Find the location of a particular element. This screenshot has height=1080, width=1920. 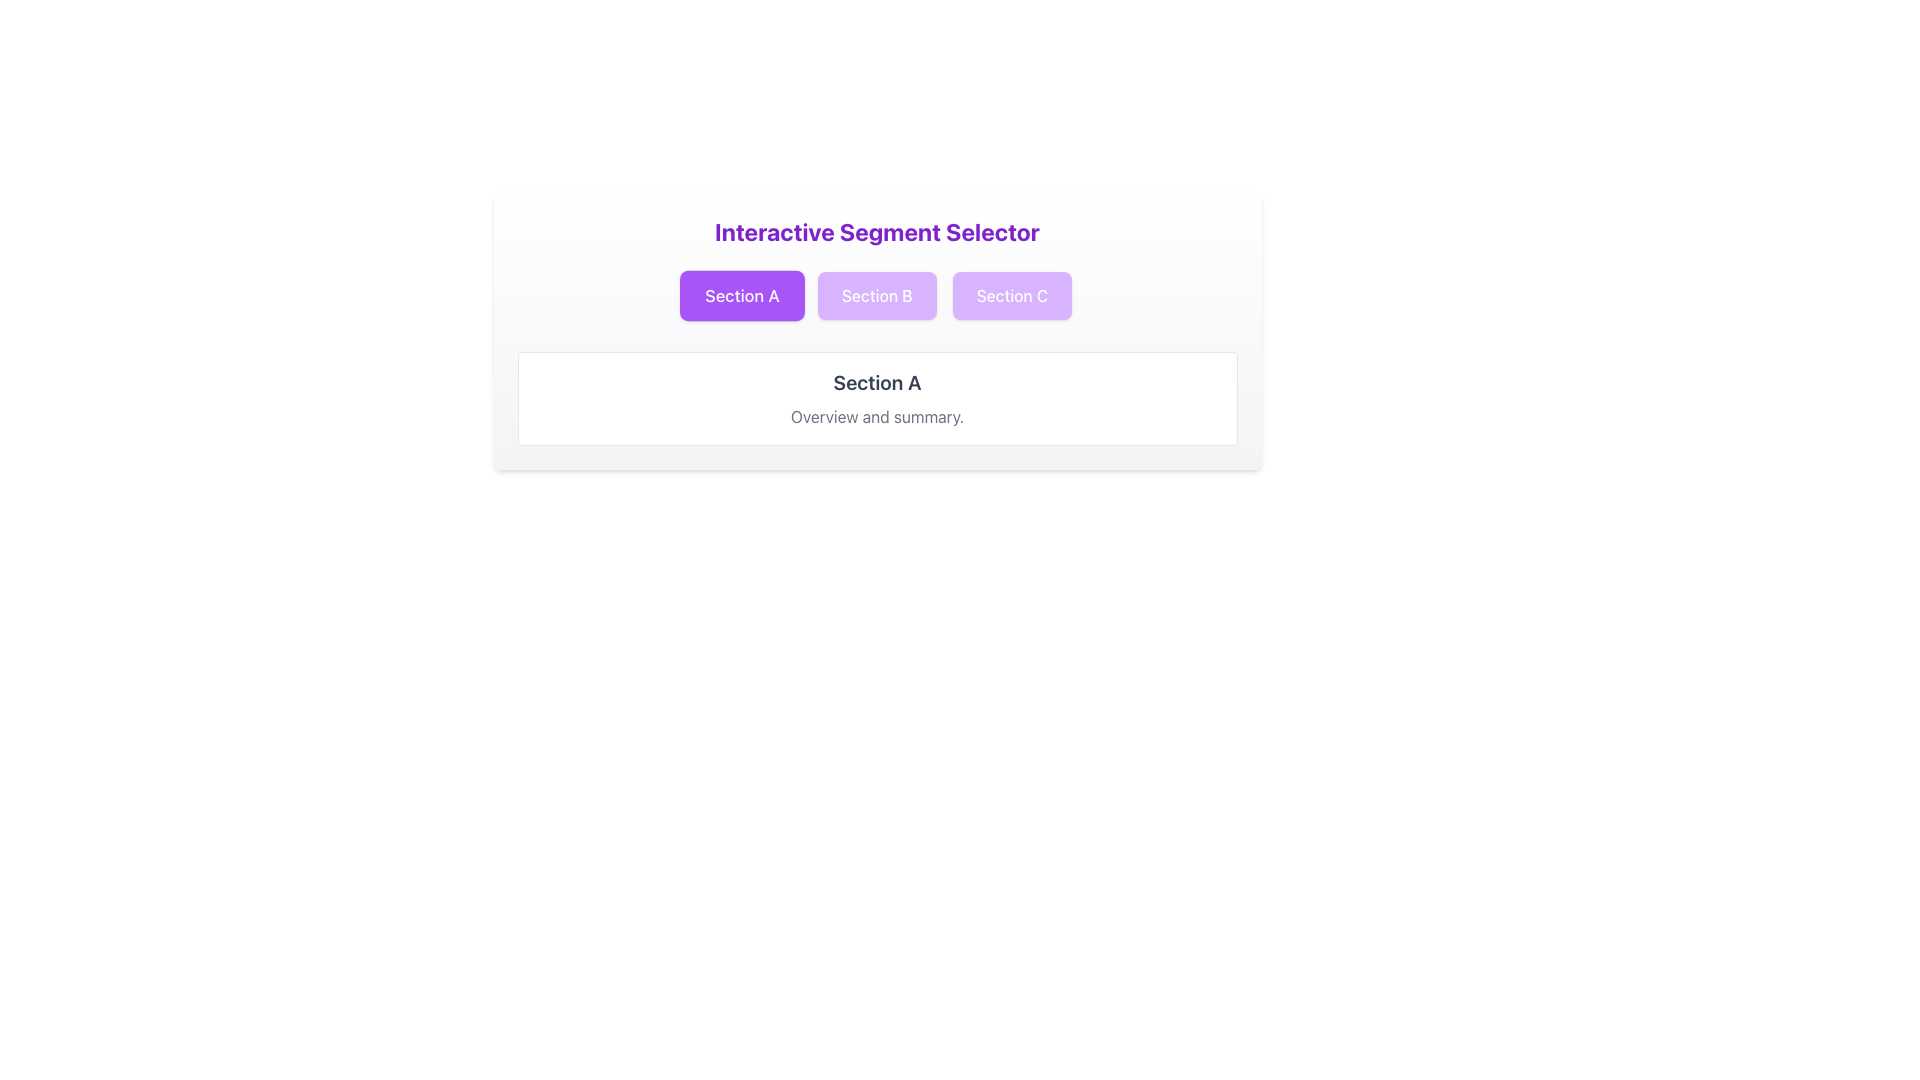

the 'Section A' button, which is the first among three buttons labeled 'Section A', 'Section B', and 'Section C' is located at coordinates (741, 296).